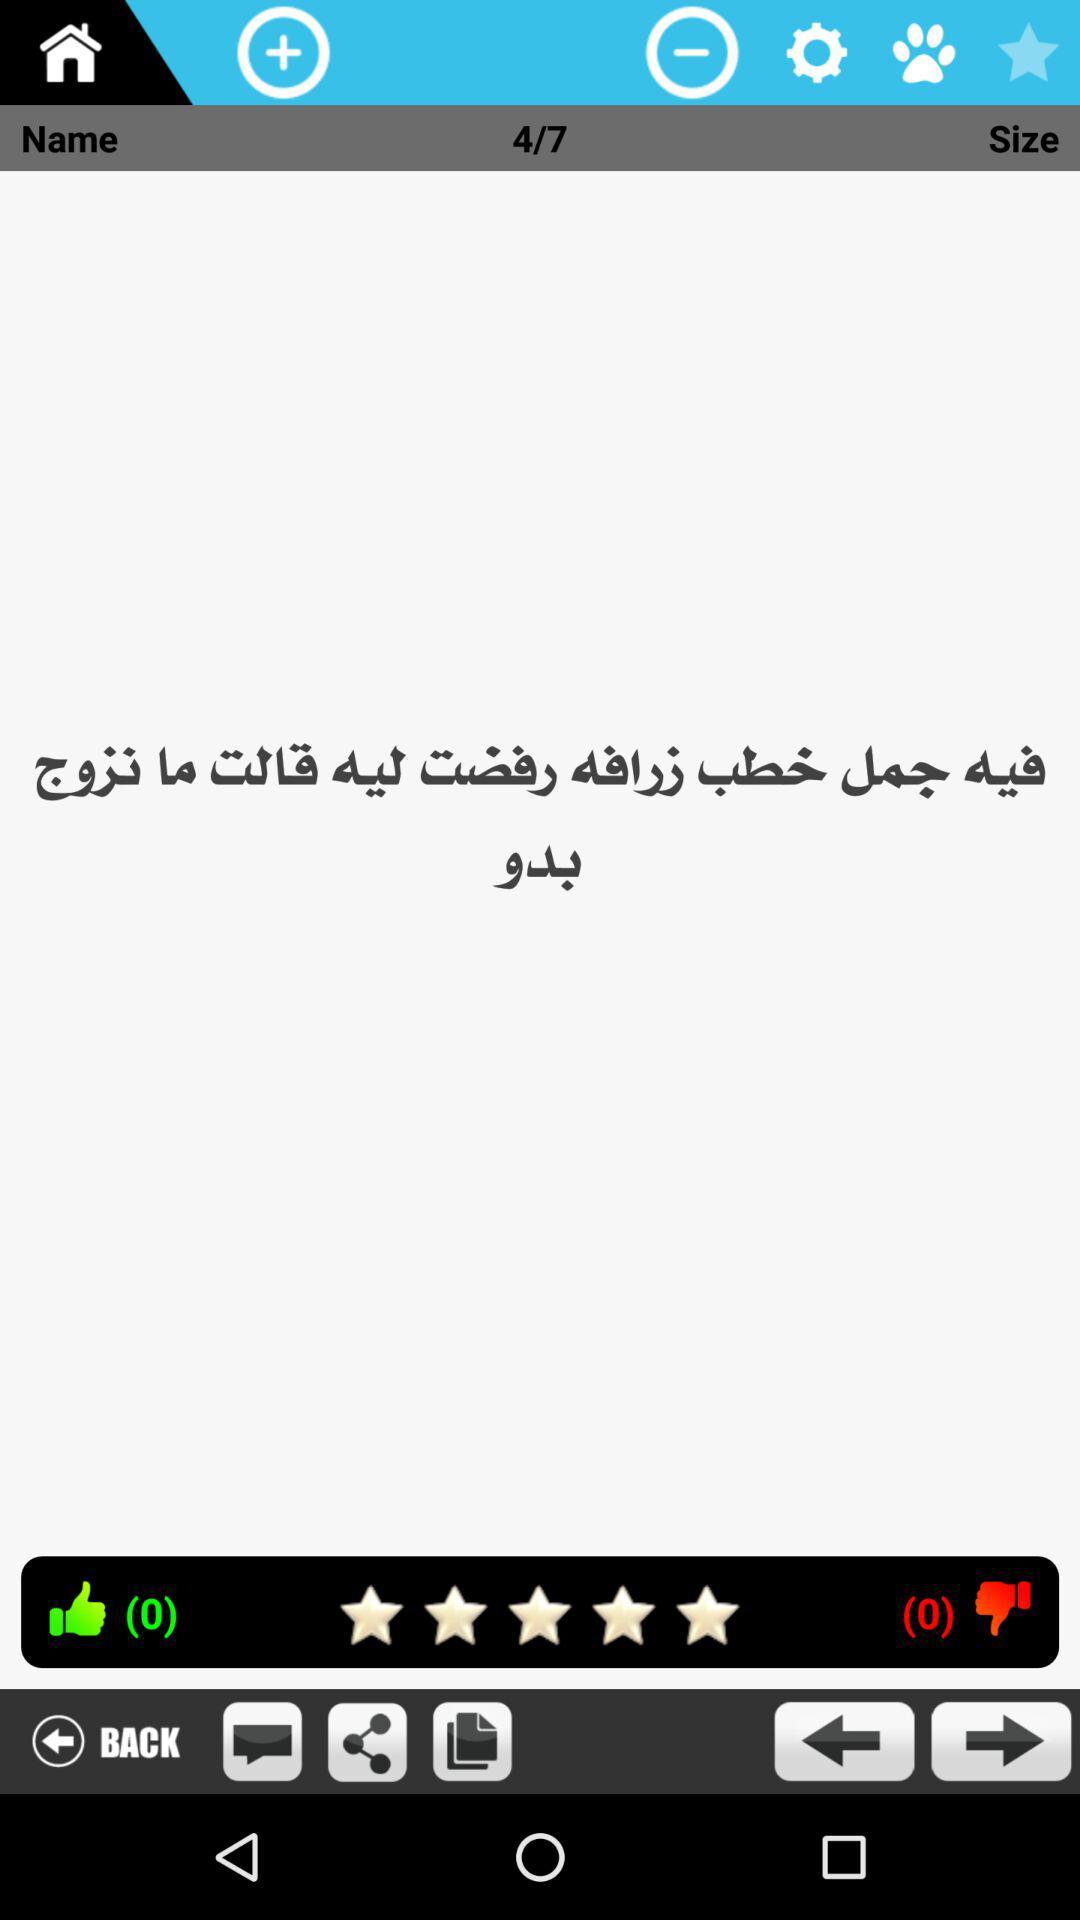 This screenshot has width=1080, height=1920. Describe the element at coordinates (1027, 52) in the screenshot. I see `the icon above the size icon` at that location.